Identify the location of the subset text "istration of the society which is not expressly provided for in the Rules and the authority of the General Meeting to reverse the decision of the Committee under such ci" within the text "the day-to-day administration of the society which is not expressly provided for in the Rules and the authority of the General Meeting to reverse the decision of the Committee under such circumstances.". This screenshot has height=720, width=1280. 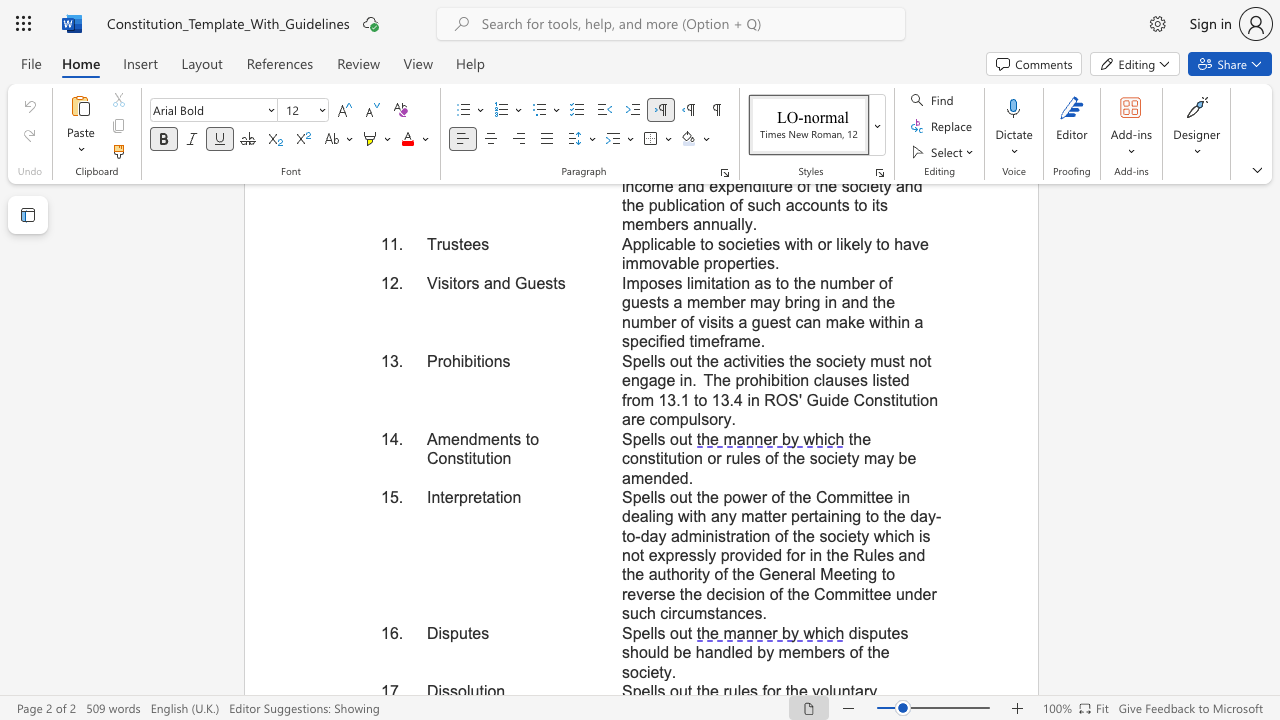
(714, 535).